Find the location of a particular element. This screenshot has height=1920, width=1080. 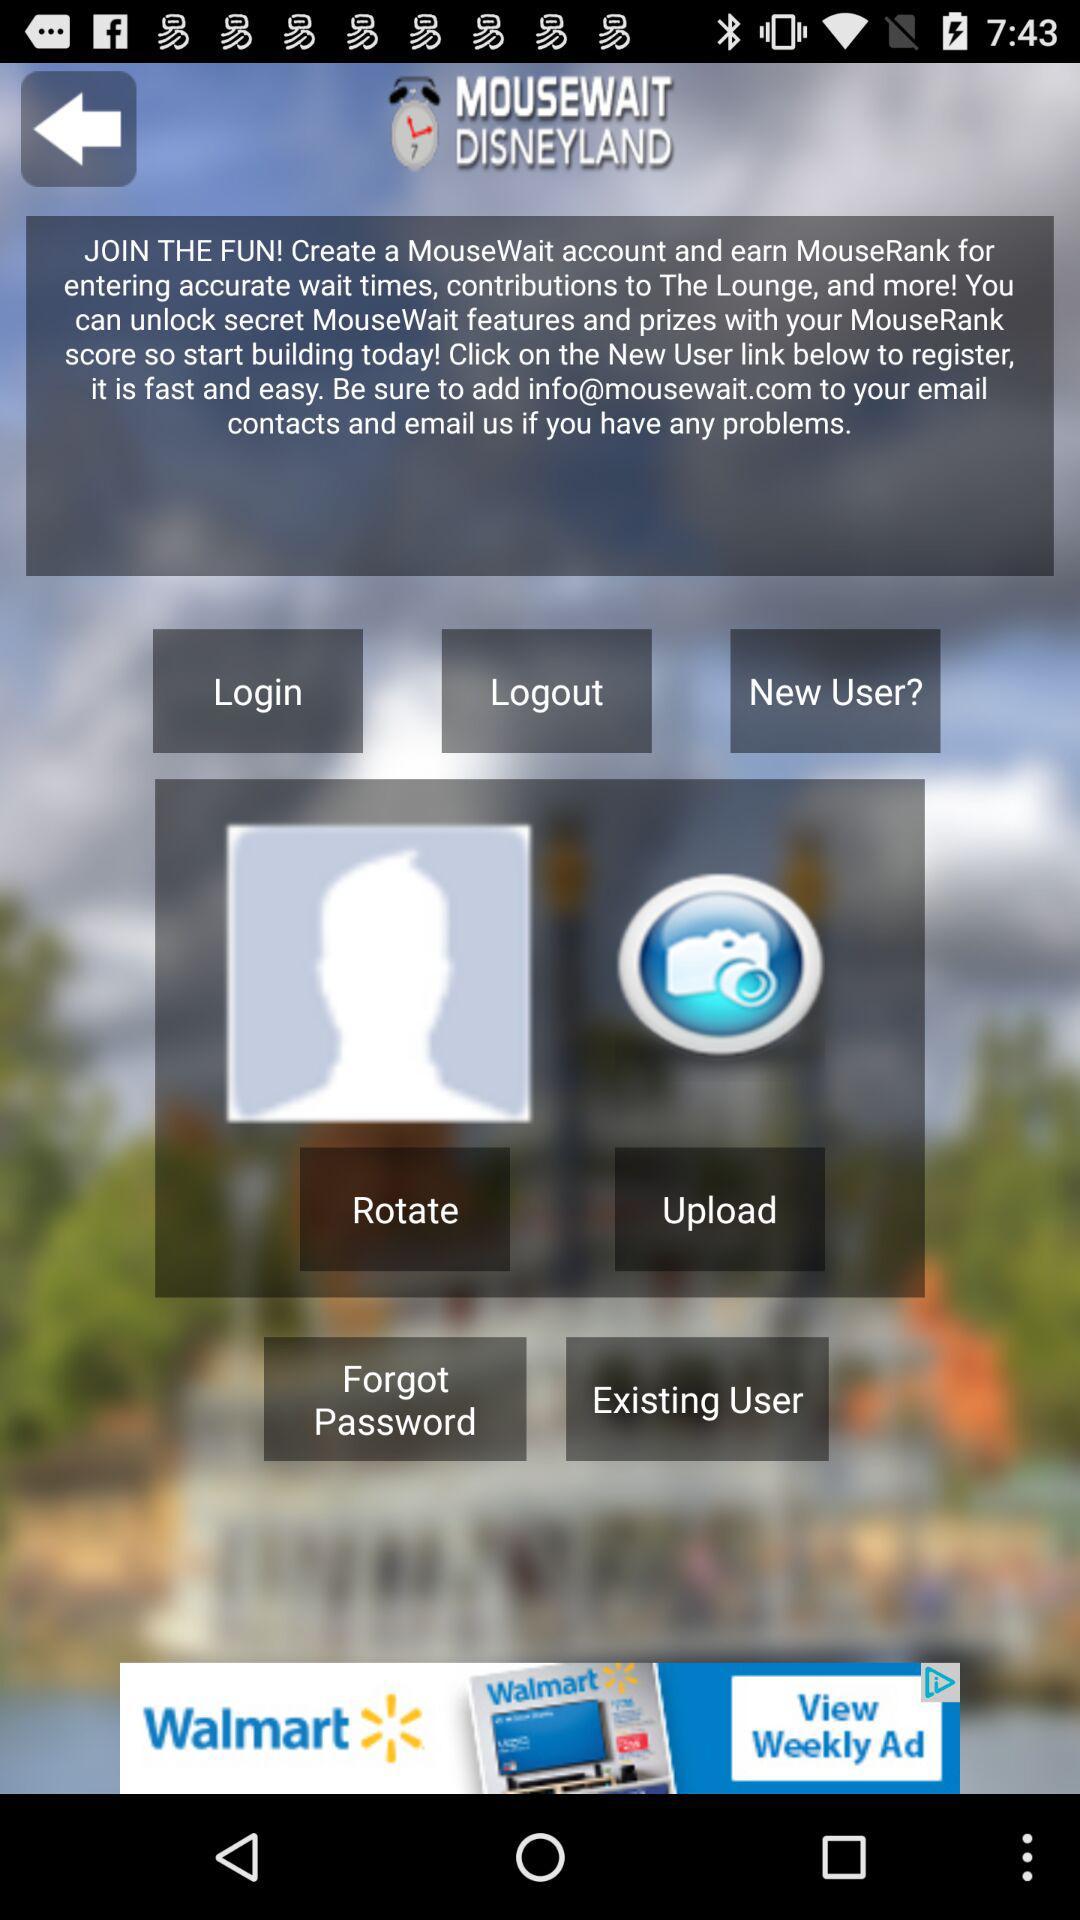

page back is located at coordinates (77, 128).